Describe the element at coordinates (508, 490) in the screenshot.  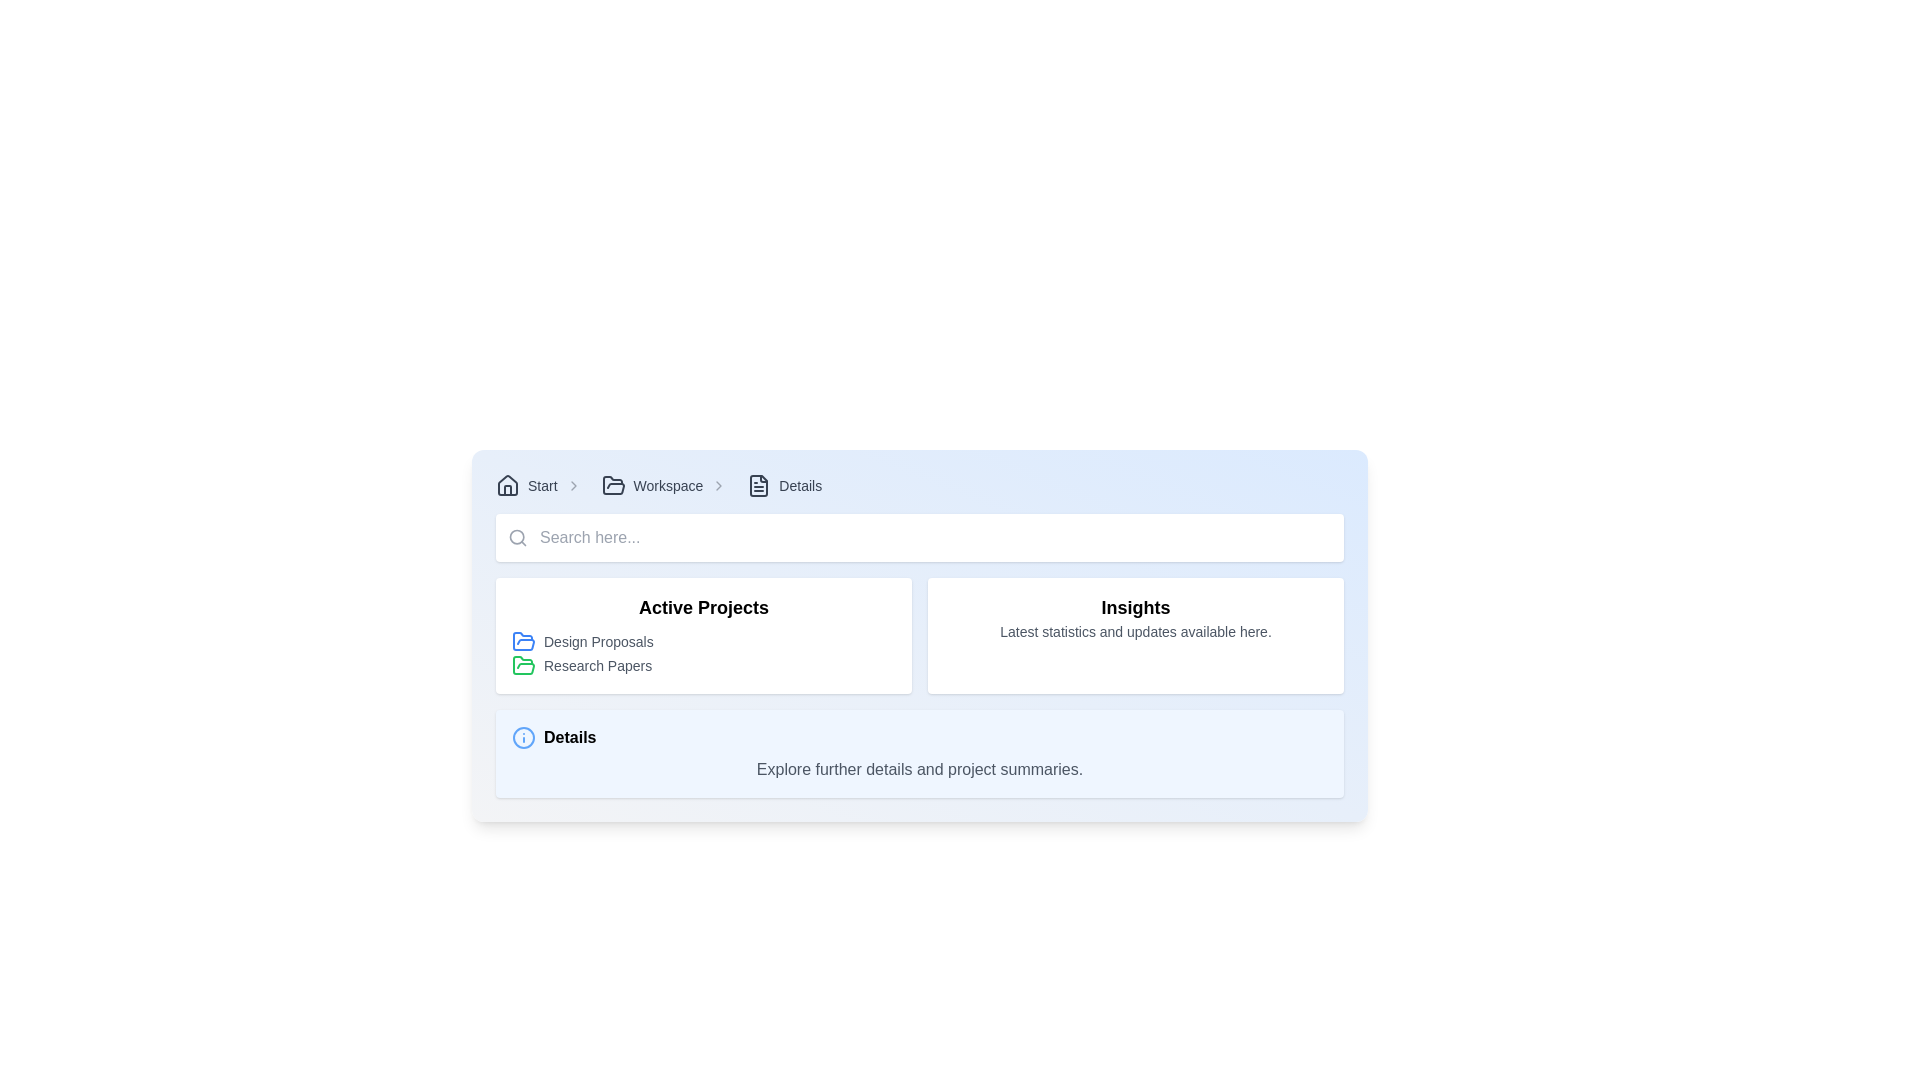
I see `door icon of the house in the breadcrumb navigation for accessibility purposes` at that location.